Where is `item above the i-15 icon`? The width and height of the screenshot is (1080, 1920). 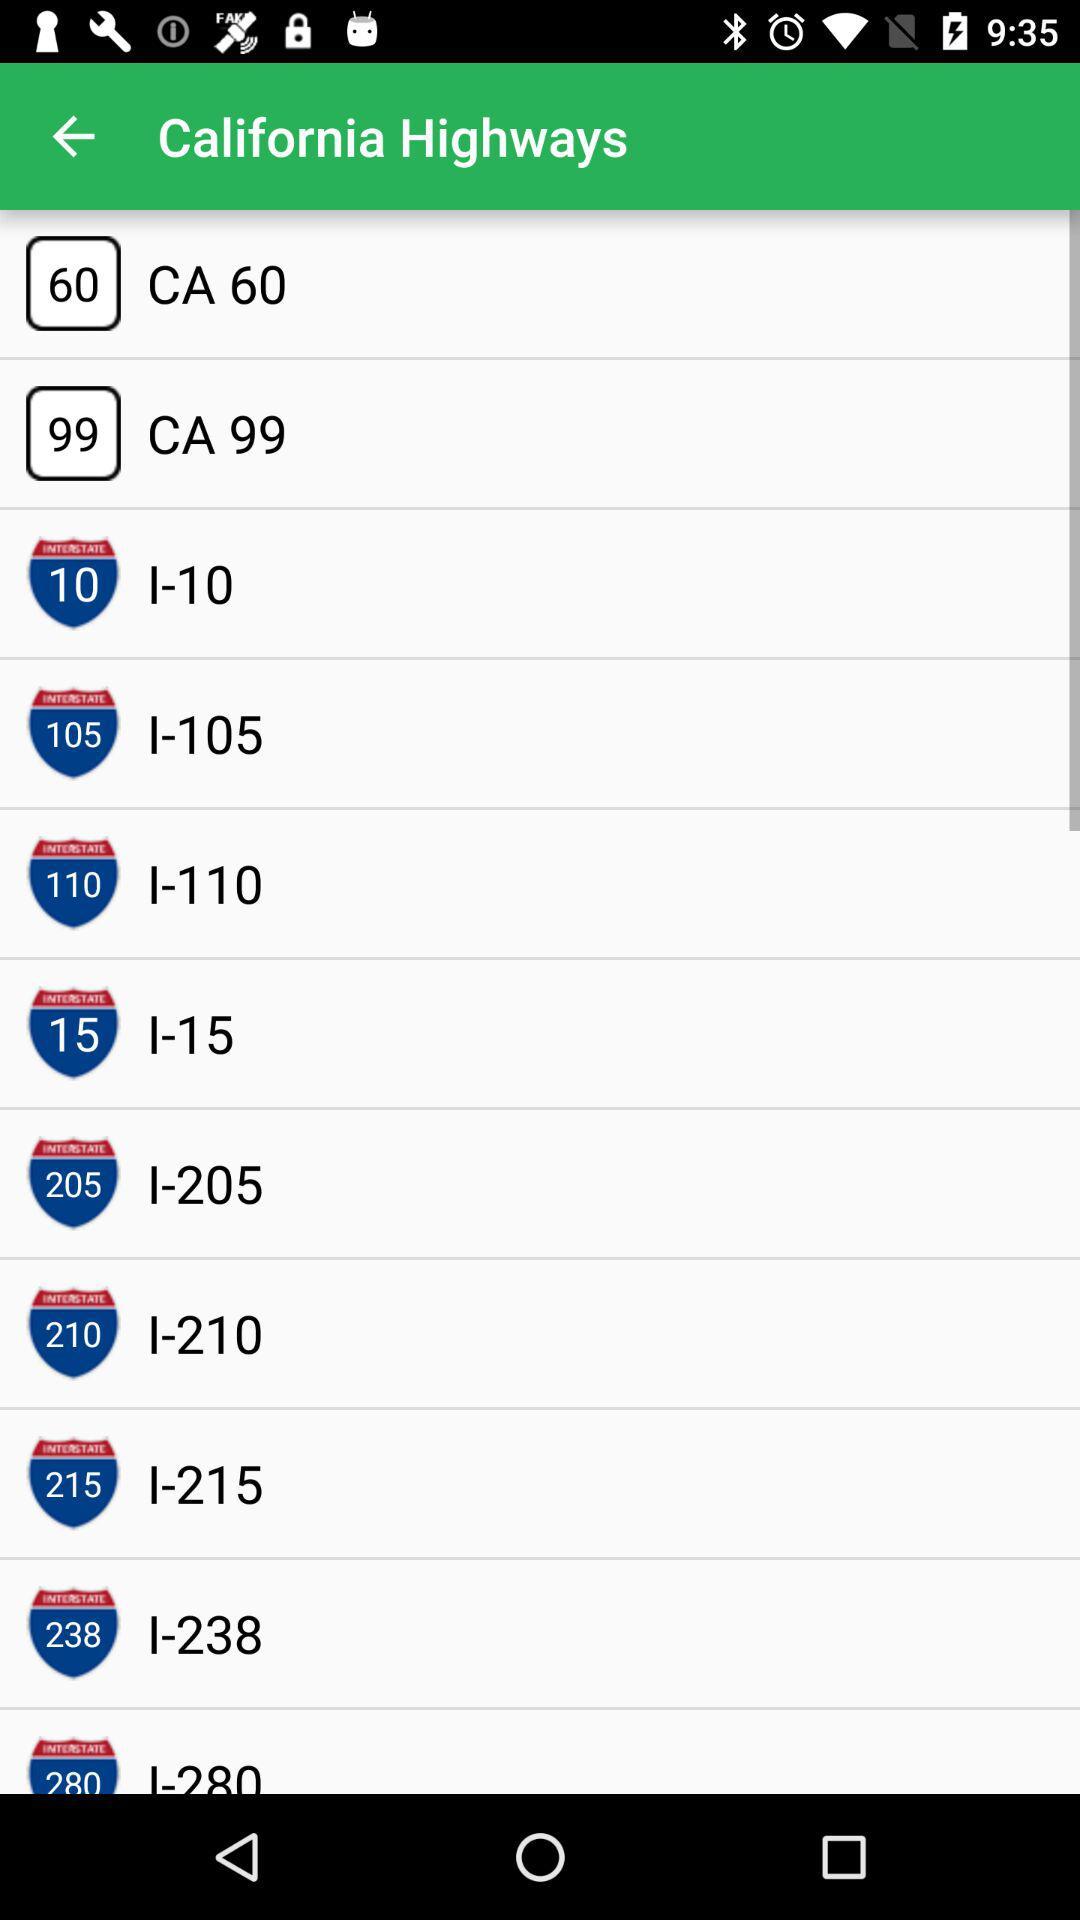
item above the i-15 icon is located at coordinates (205, 882).